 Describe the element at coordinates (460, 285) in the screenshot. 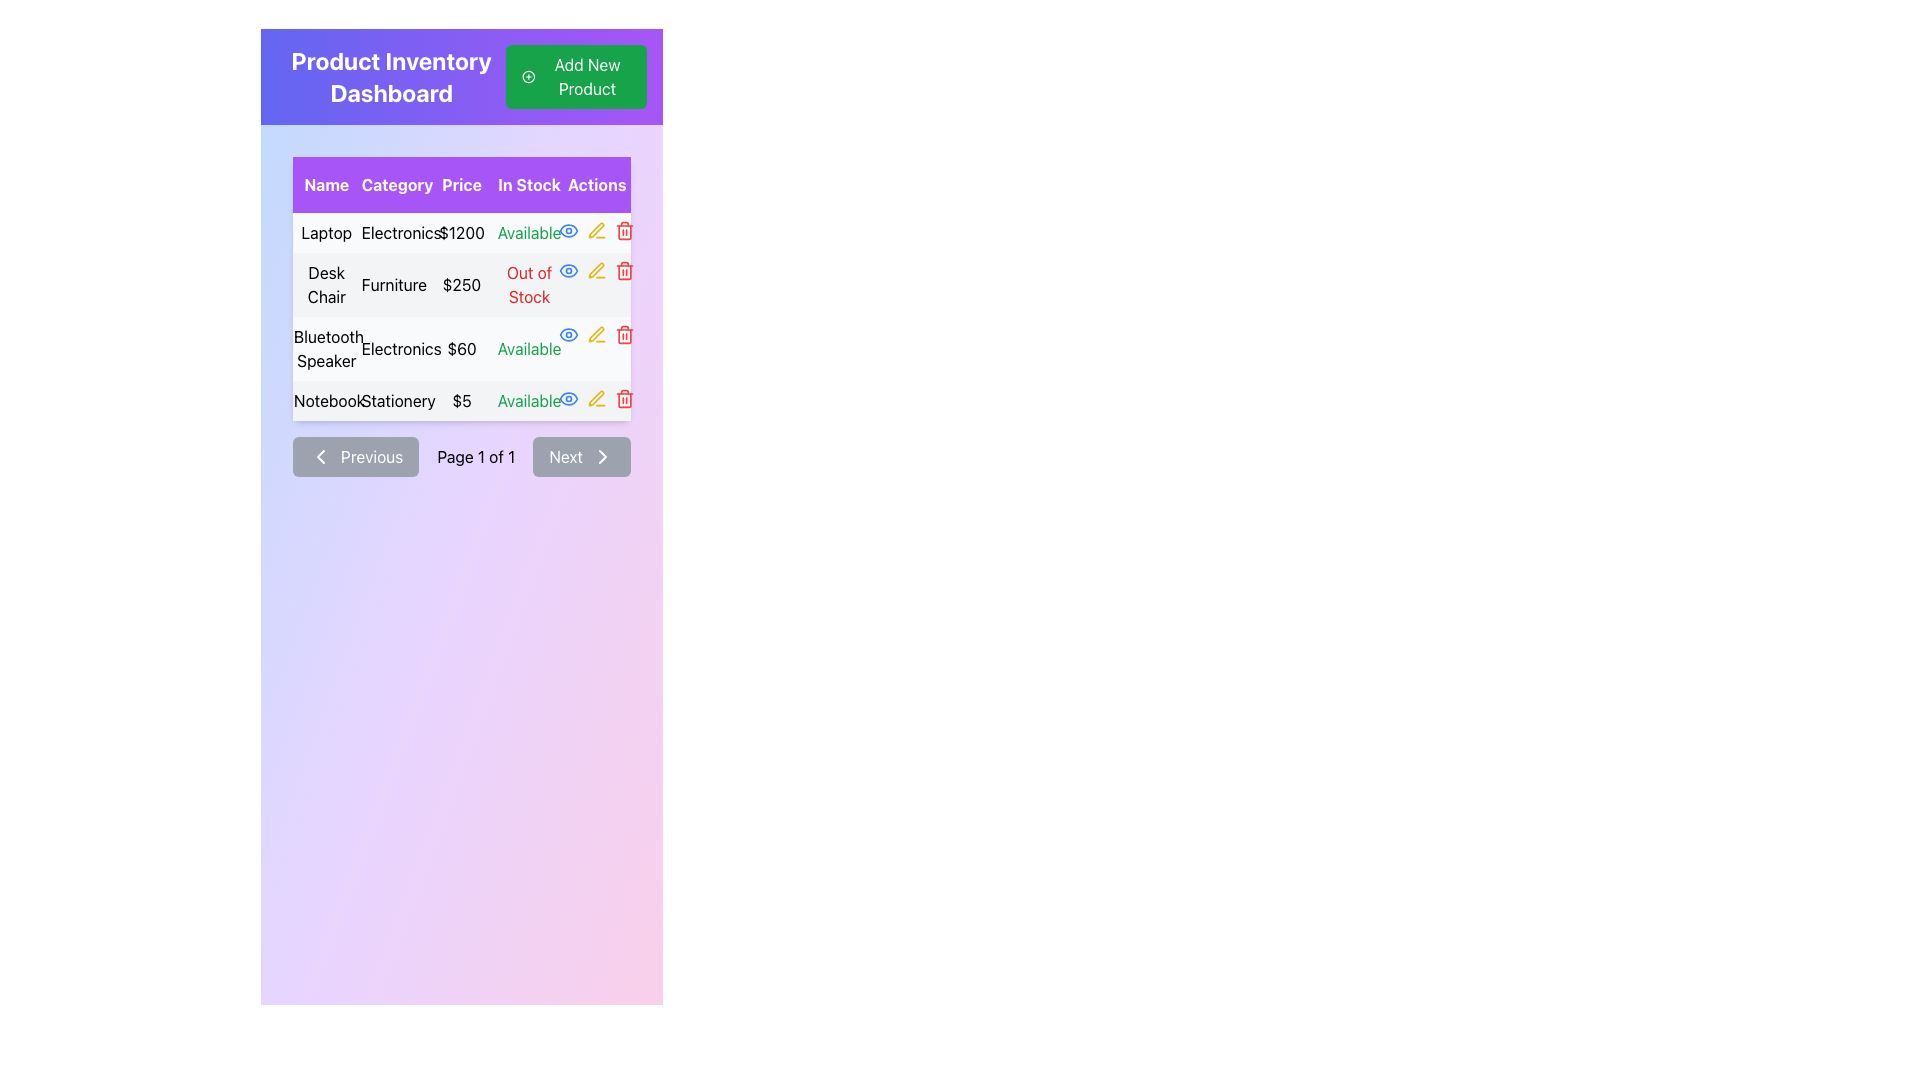

I see `the second row of the product table that displays 'Desk Chair', 'Furniture', '$250', and 'Out of Stock' in red color, located beneath the headers 'Name', 'Category', 'Price', and 'In Stock'` at that location.